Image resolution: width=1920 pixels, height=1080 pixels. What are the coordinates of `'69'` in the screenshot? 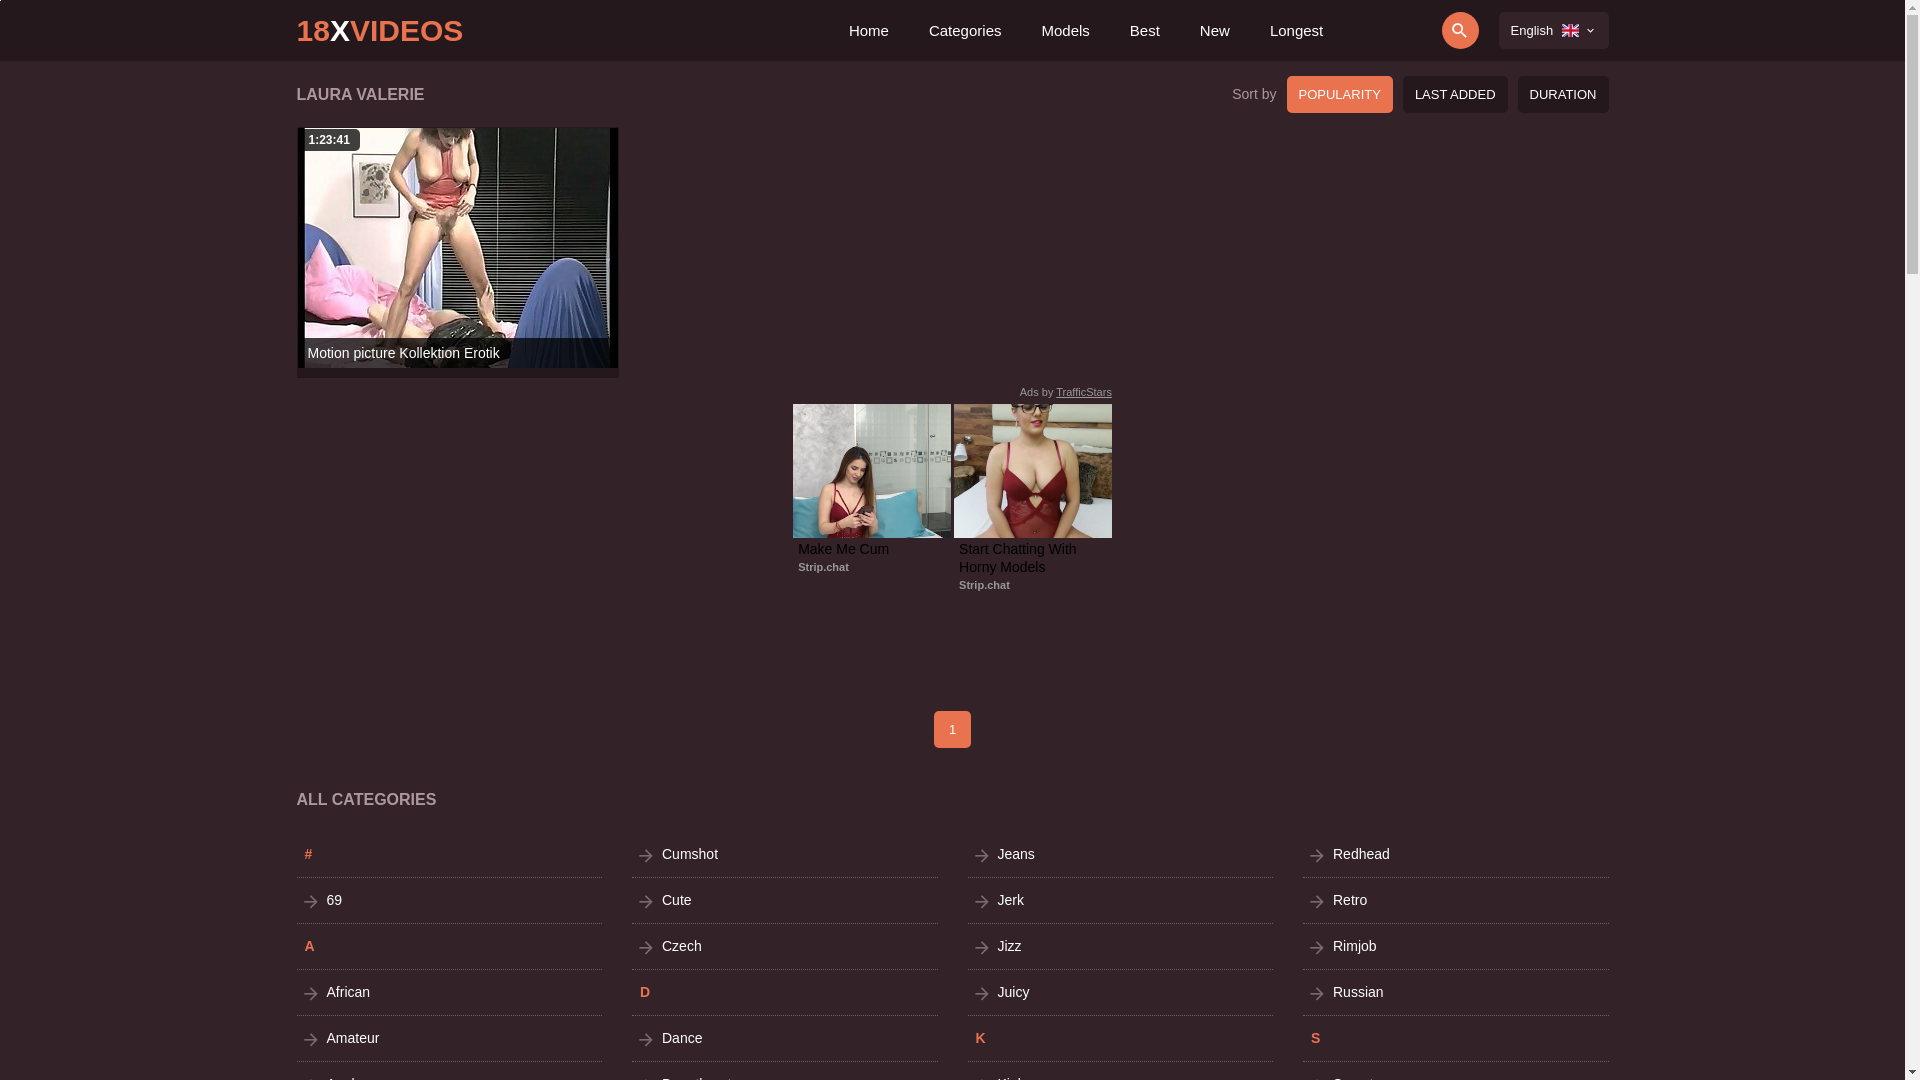 It's located at (295, 900).